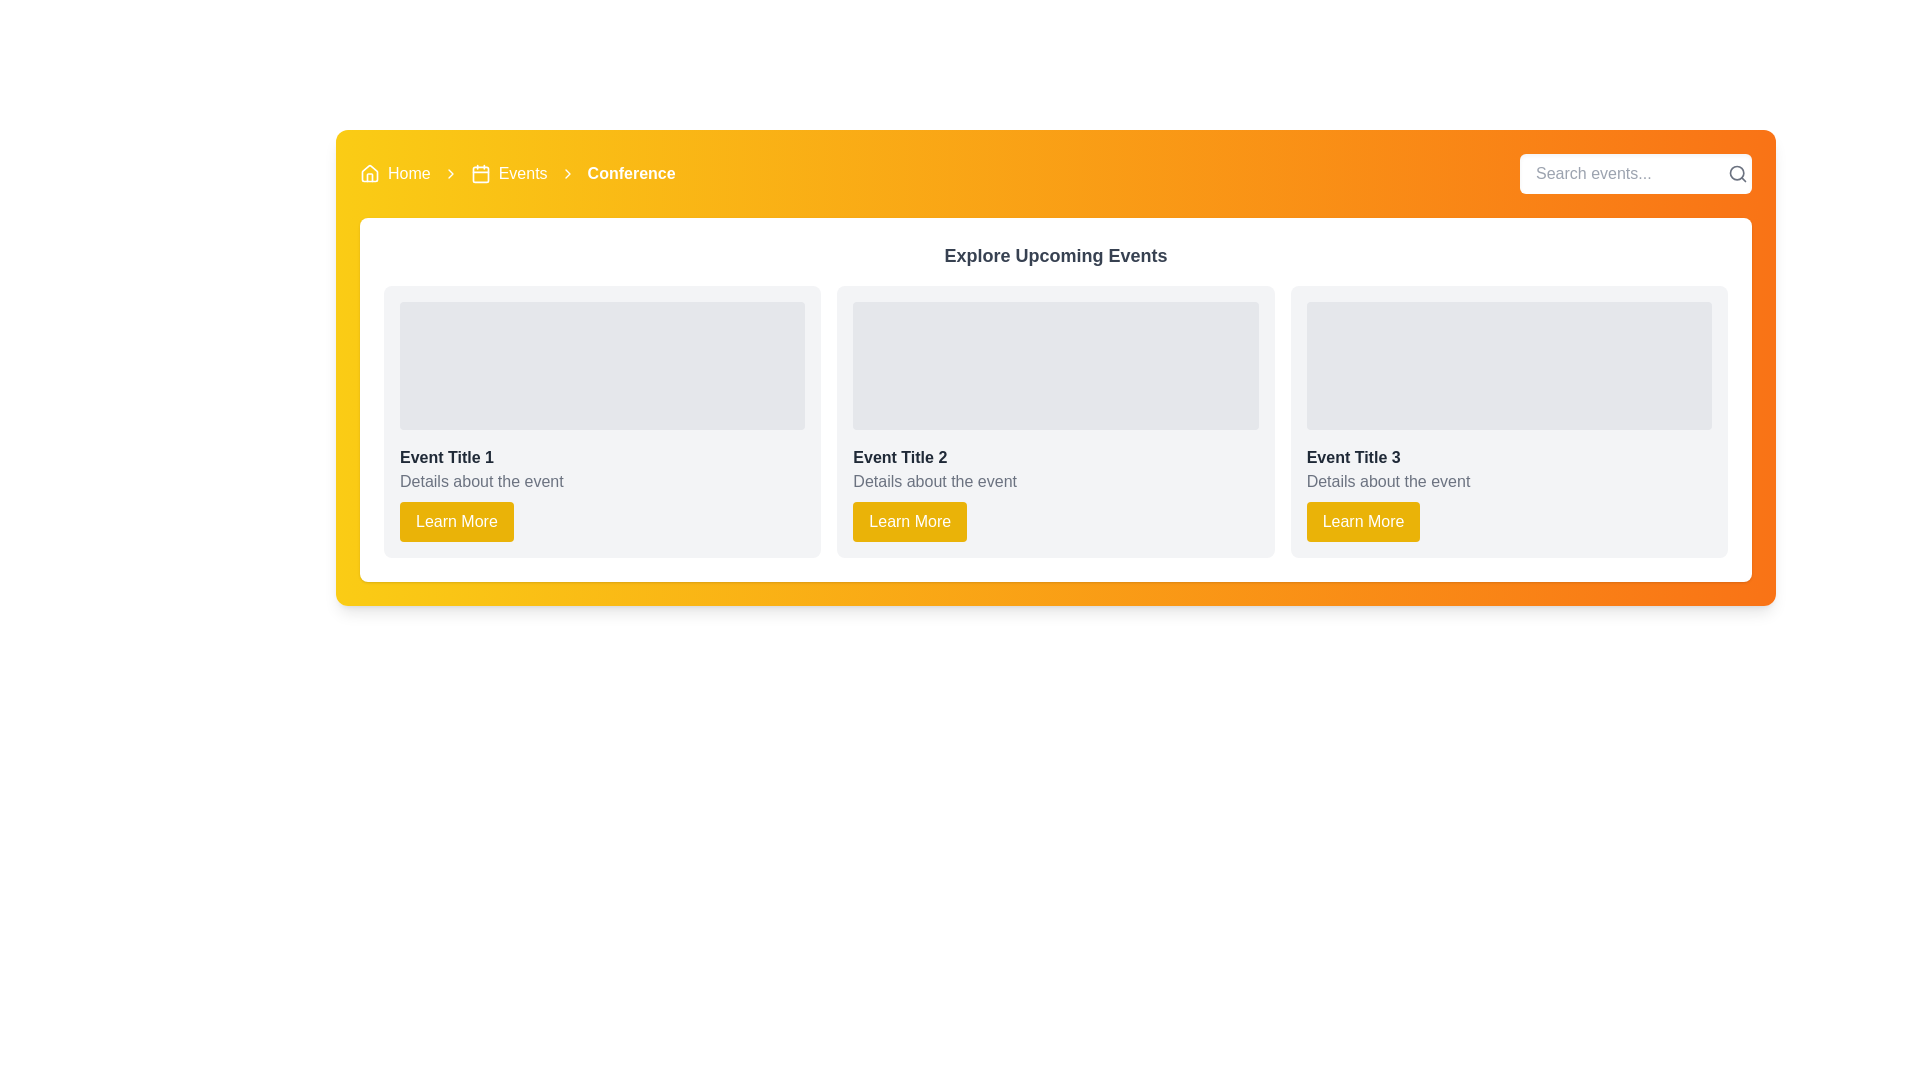  I want to click on the visual placeholder located at the top of the leftmost event card, which is directly above 'Event Title 1' and the 'Learn More' button, so click(601, 366).